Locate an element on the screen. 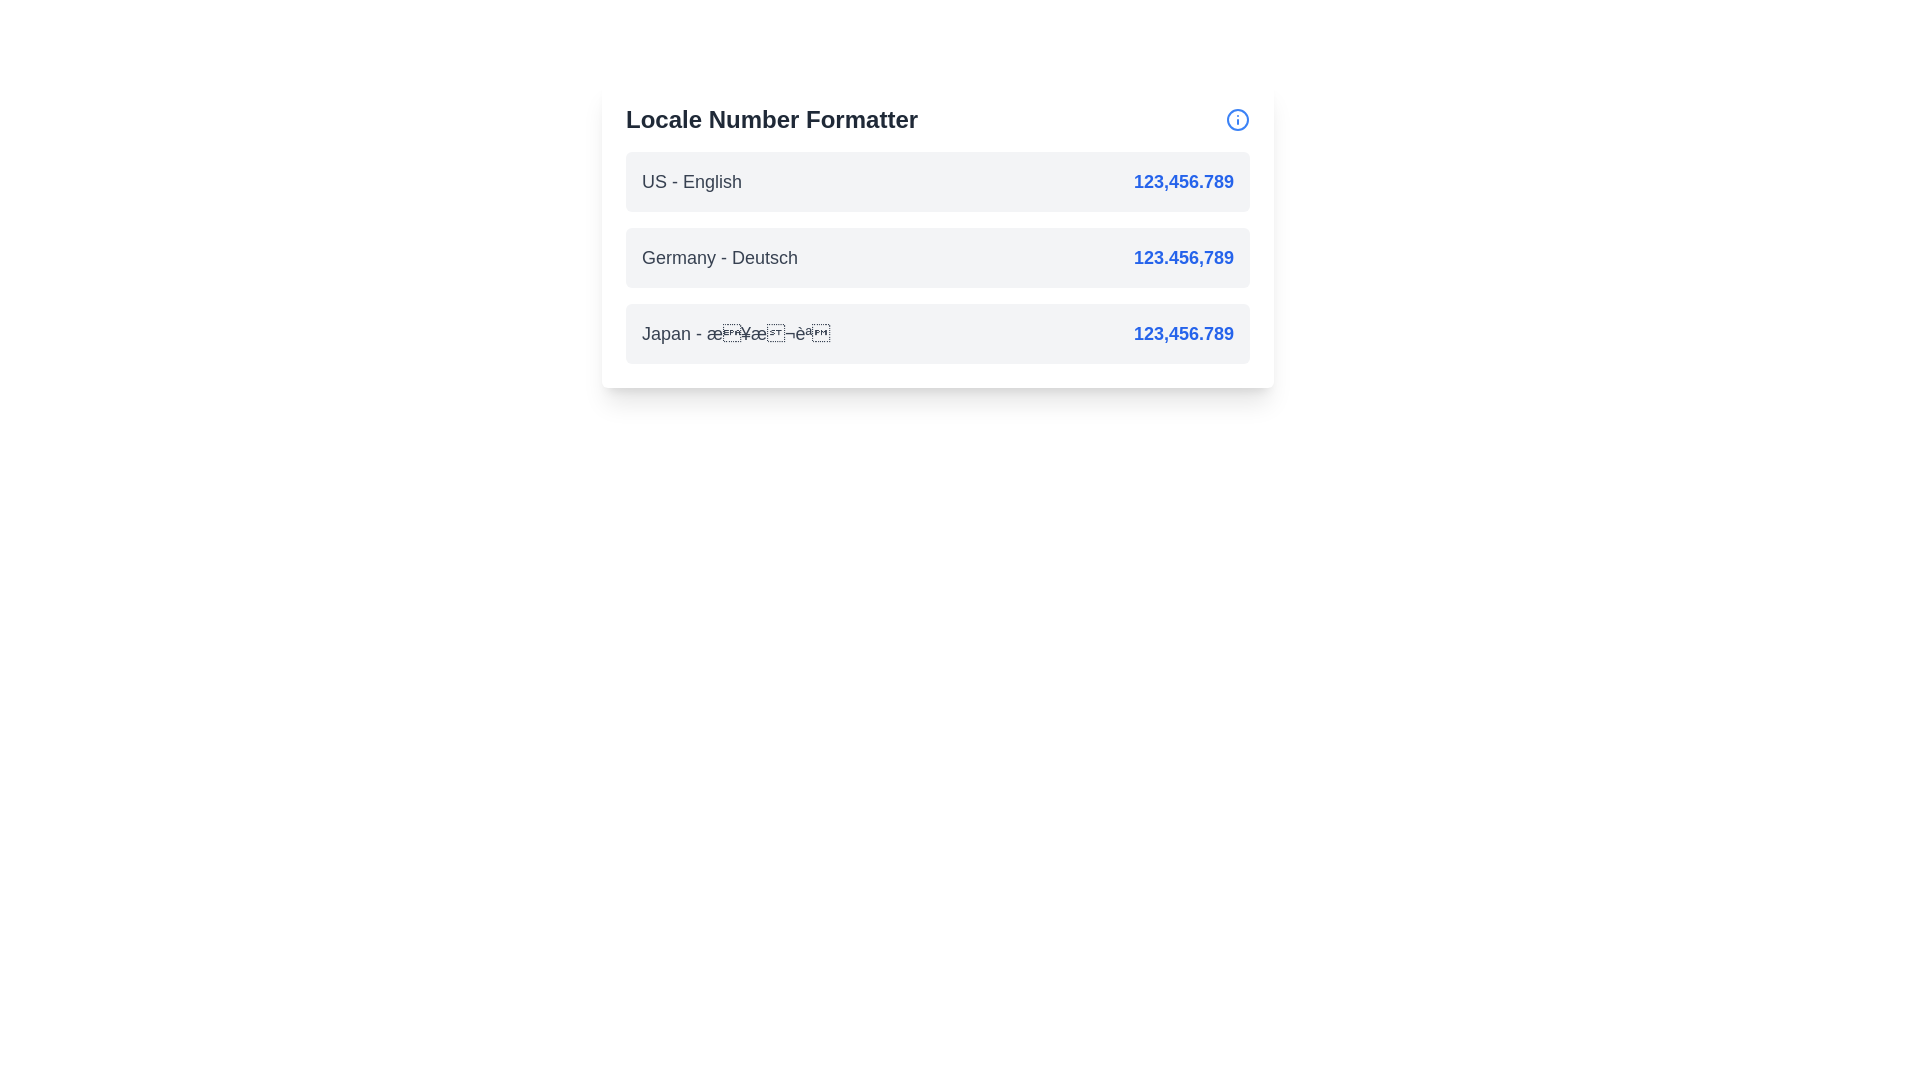 The width and height of the screenshot is (1920, 1080). the second list item element displaying a language and its associated numerical format, located between 'US - English' and 'Japan - 日本語' is located at coordinates (936, 257).